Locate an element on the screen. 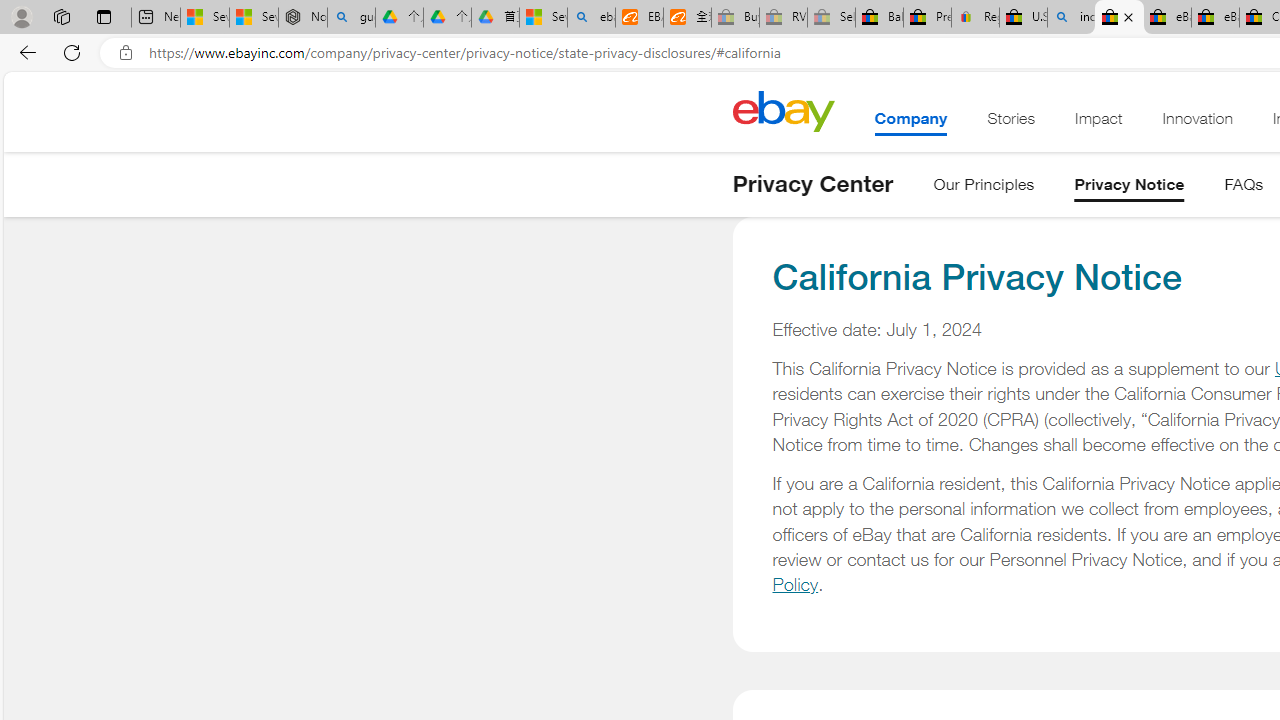 Image resolution: width=1280 pixels, height=720 pixels. 'Refresh' is located at coordinates (72, 51).